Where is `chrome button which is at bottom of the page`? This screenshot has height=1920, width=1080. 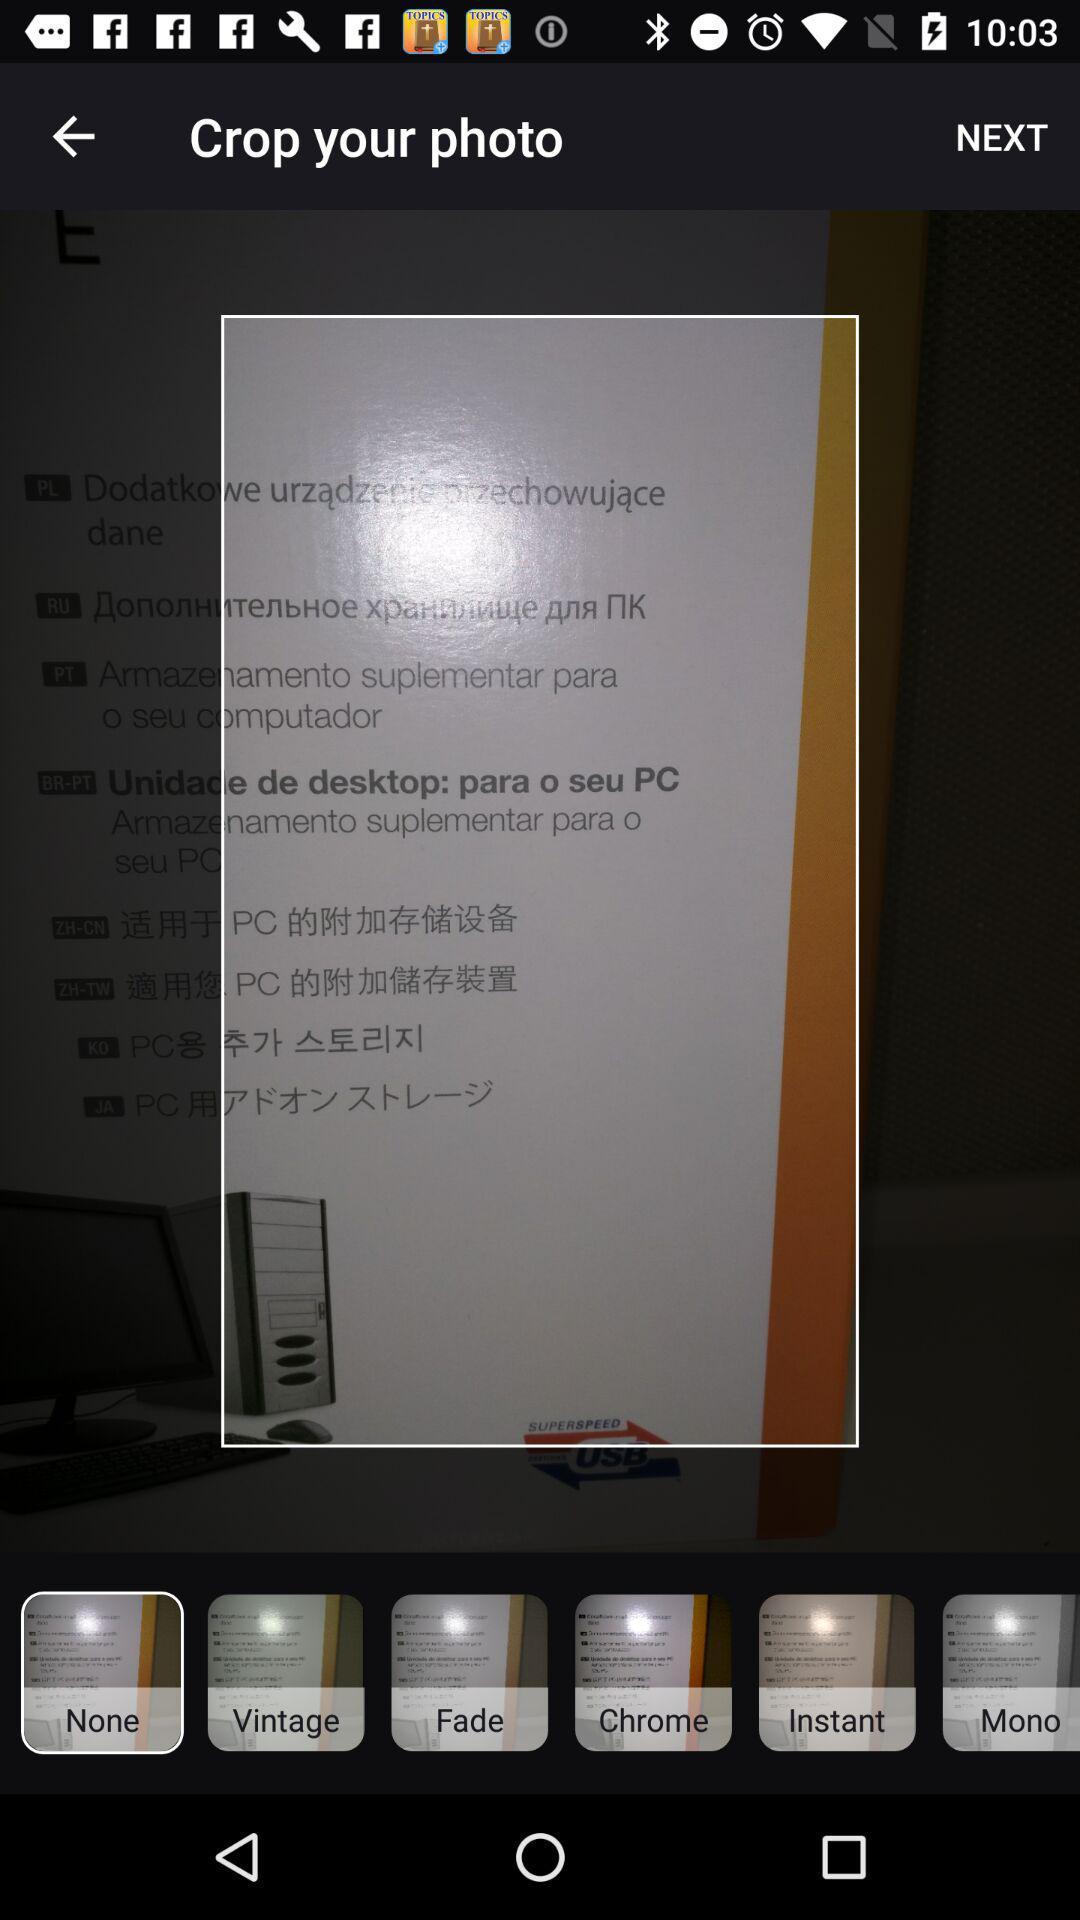 chrome button which is at bottom of the page is located at coordinates (653, 1673).